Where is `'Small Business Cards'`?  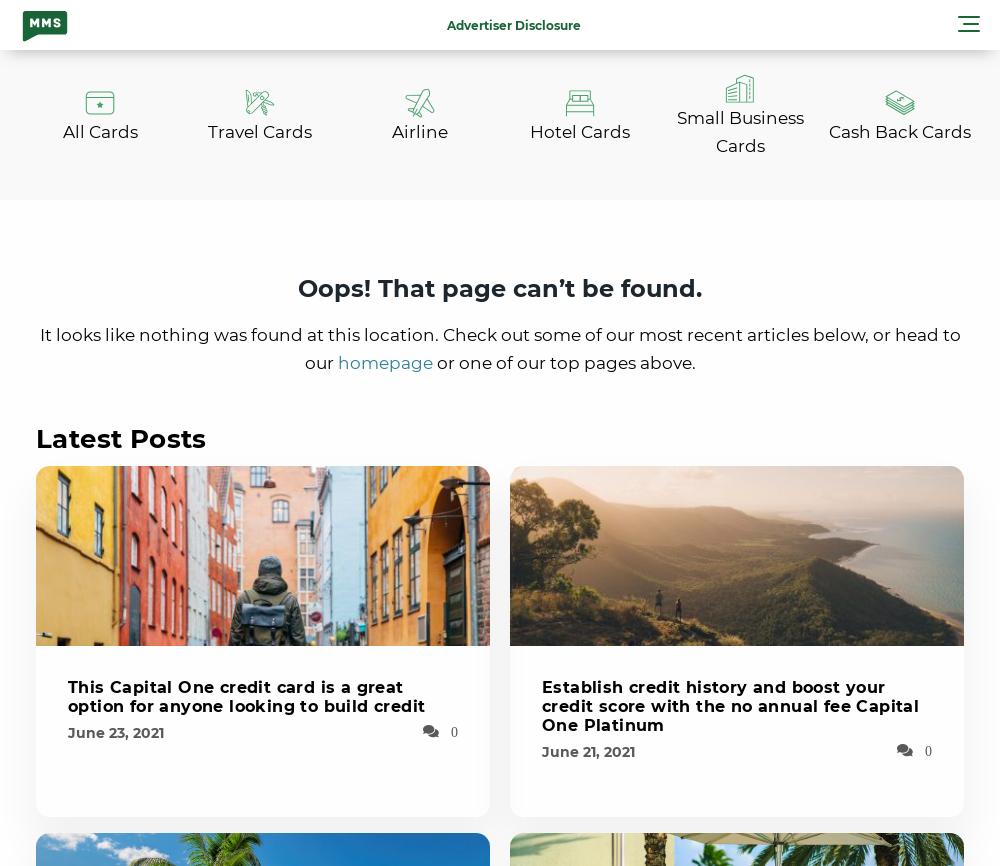
'Small Business Cards' is located at coordinates (676, 131).